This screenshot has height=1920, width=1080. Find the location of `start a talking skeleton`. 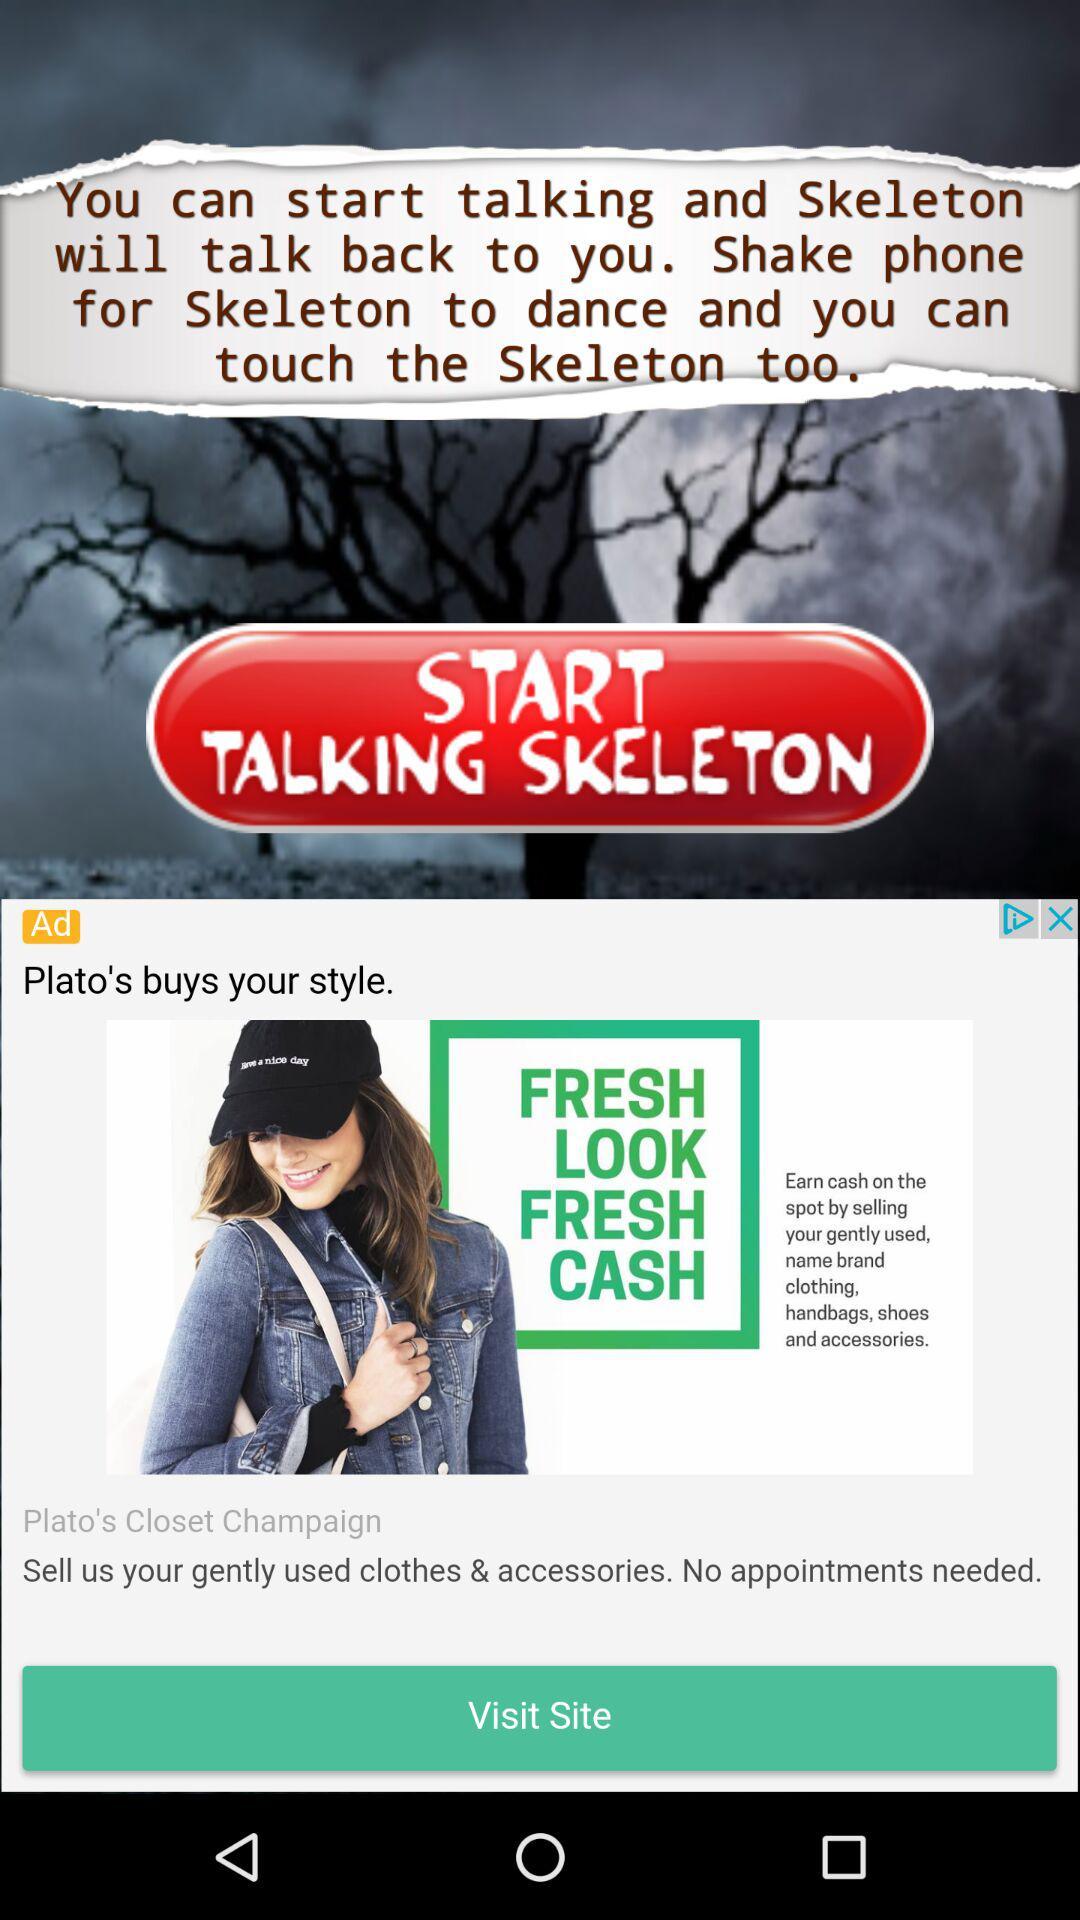

start a talking skeleton is located at coordinates (540, 727).